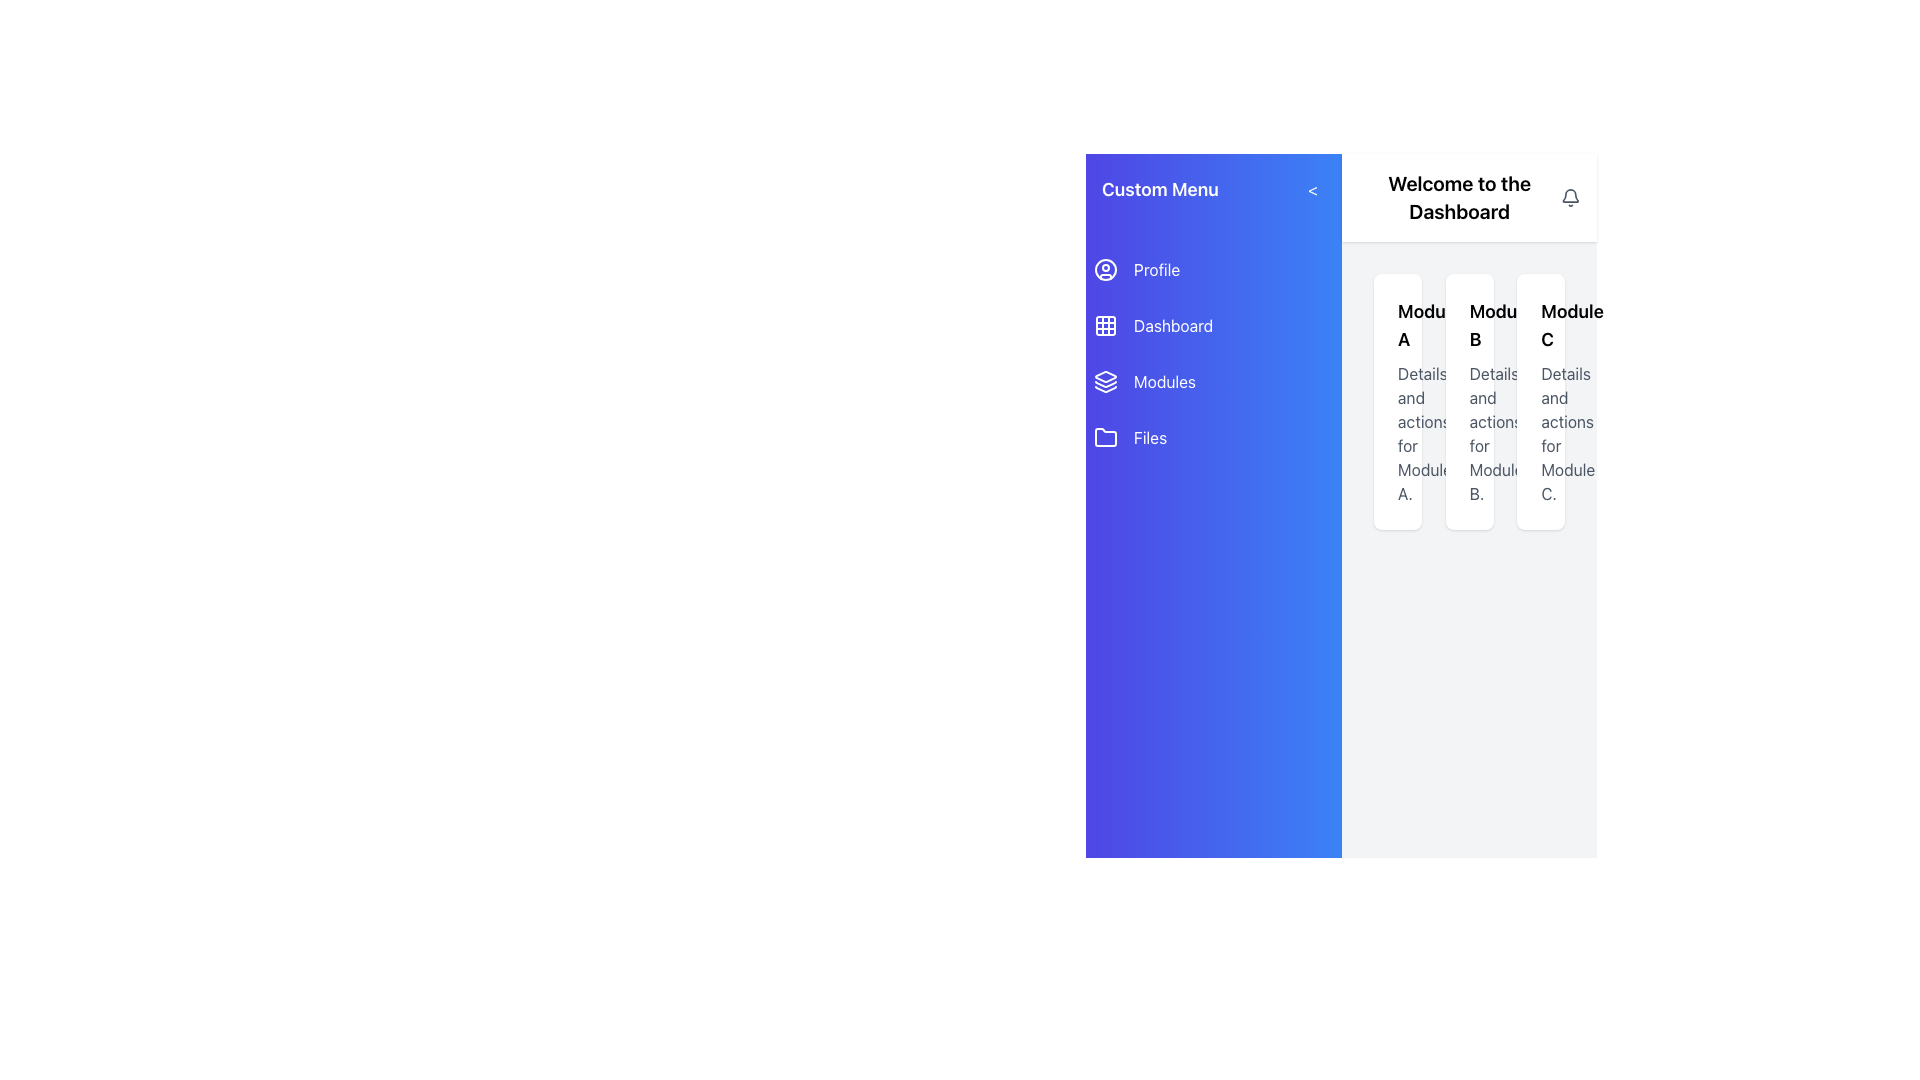 The image size is (1920, 1080). What do you see at coordinates (1104, 325) in the screenshot?
I see `the center square of the grid icon in the sidebar menu, which is visually associated with the 'Dashboard' label` at bounding box center [1104, 325].